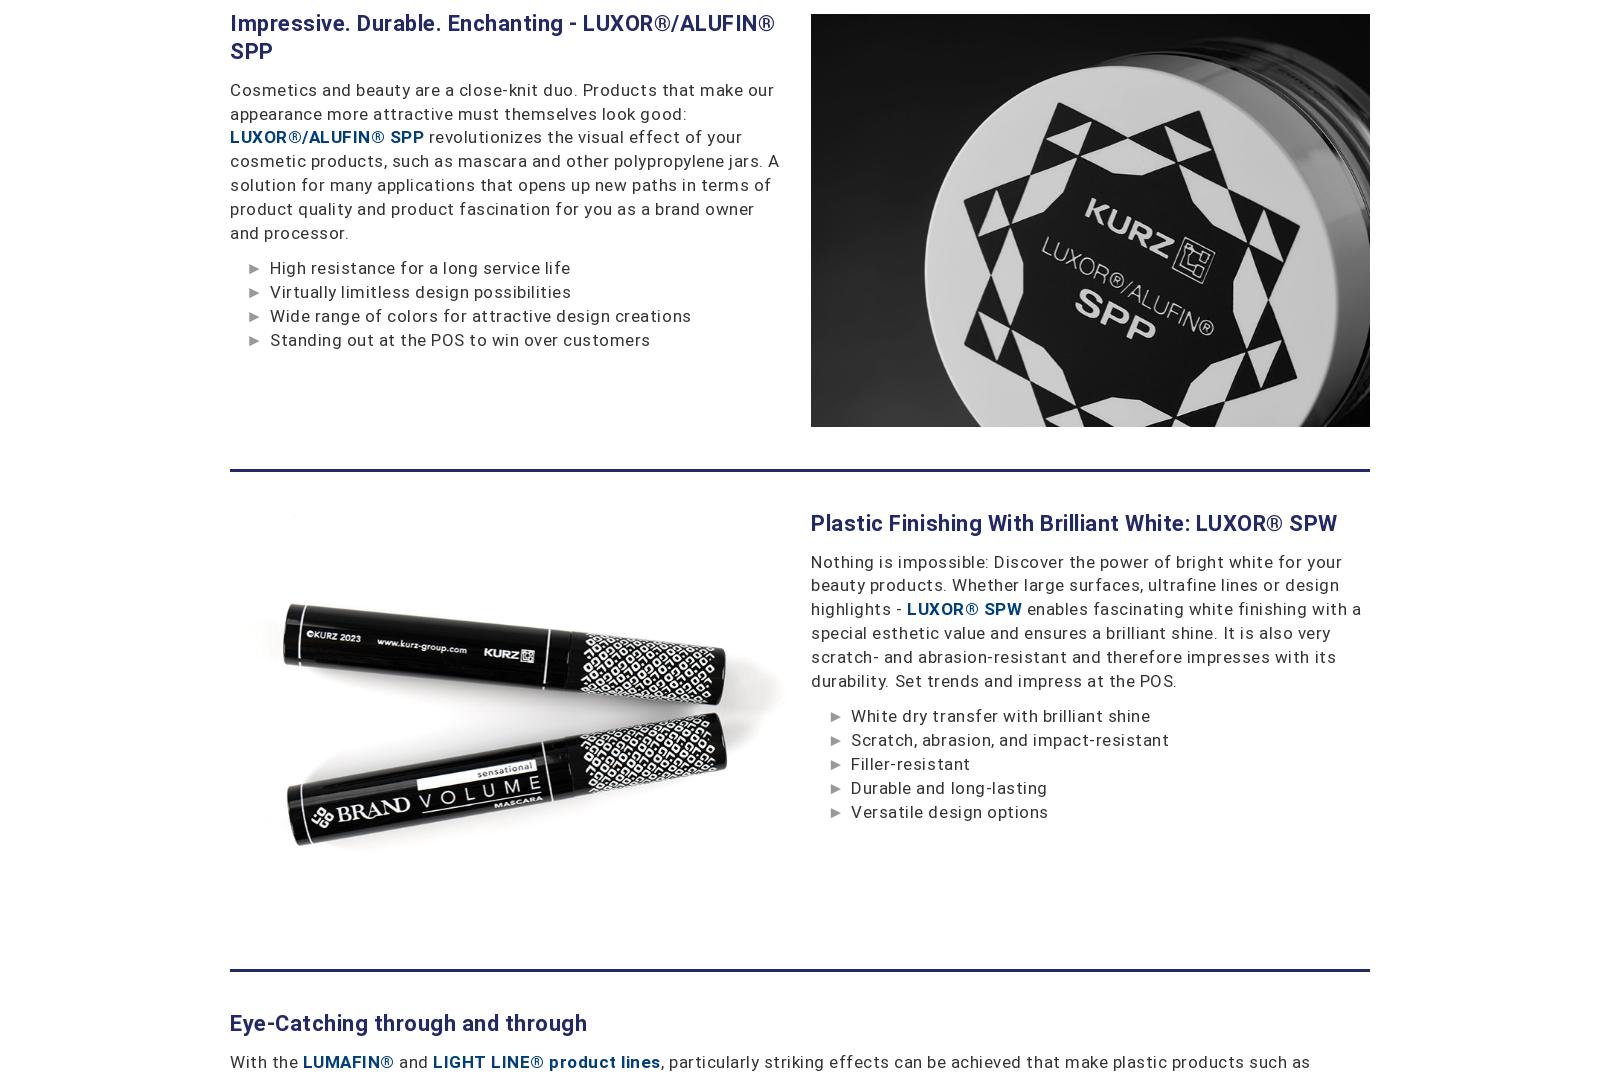 The width and height of the screenshot is (1600, 1075). Describe the element at coordinates (229, 35) in the screenshot. I see `'Impressive. Durable. Enchanting - LUXOR®/ALUFIN® SPP'` at that location.